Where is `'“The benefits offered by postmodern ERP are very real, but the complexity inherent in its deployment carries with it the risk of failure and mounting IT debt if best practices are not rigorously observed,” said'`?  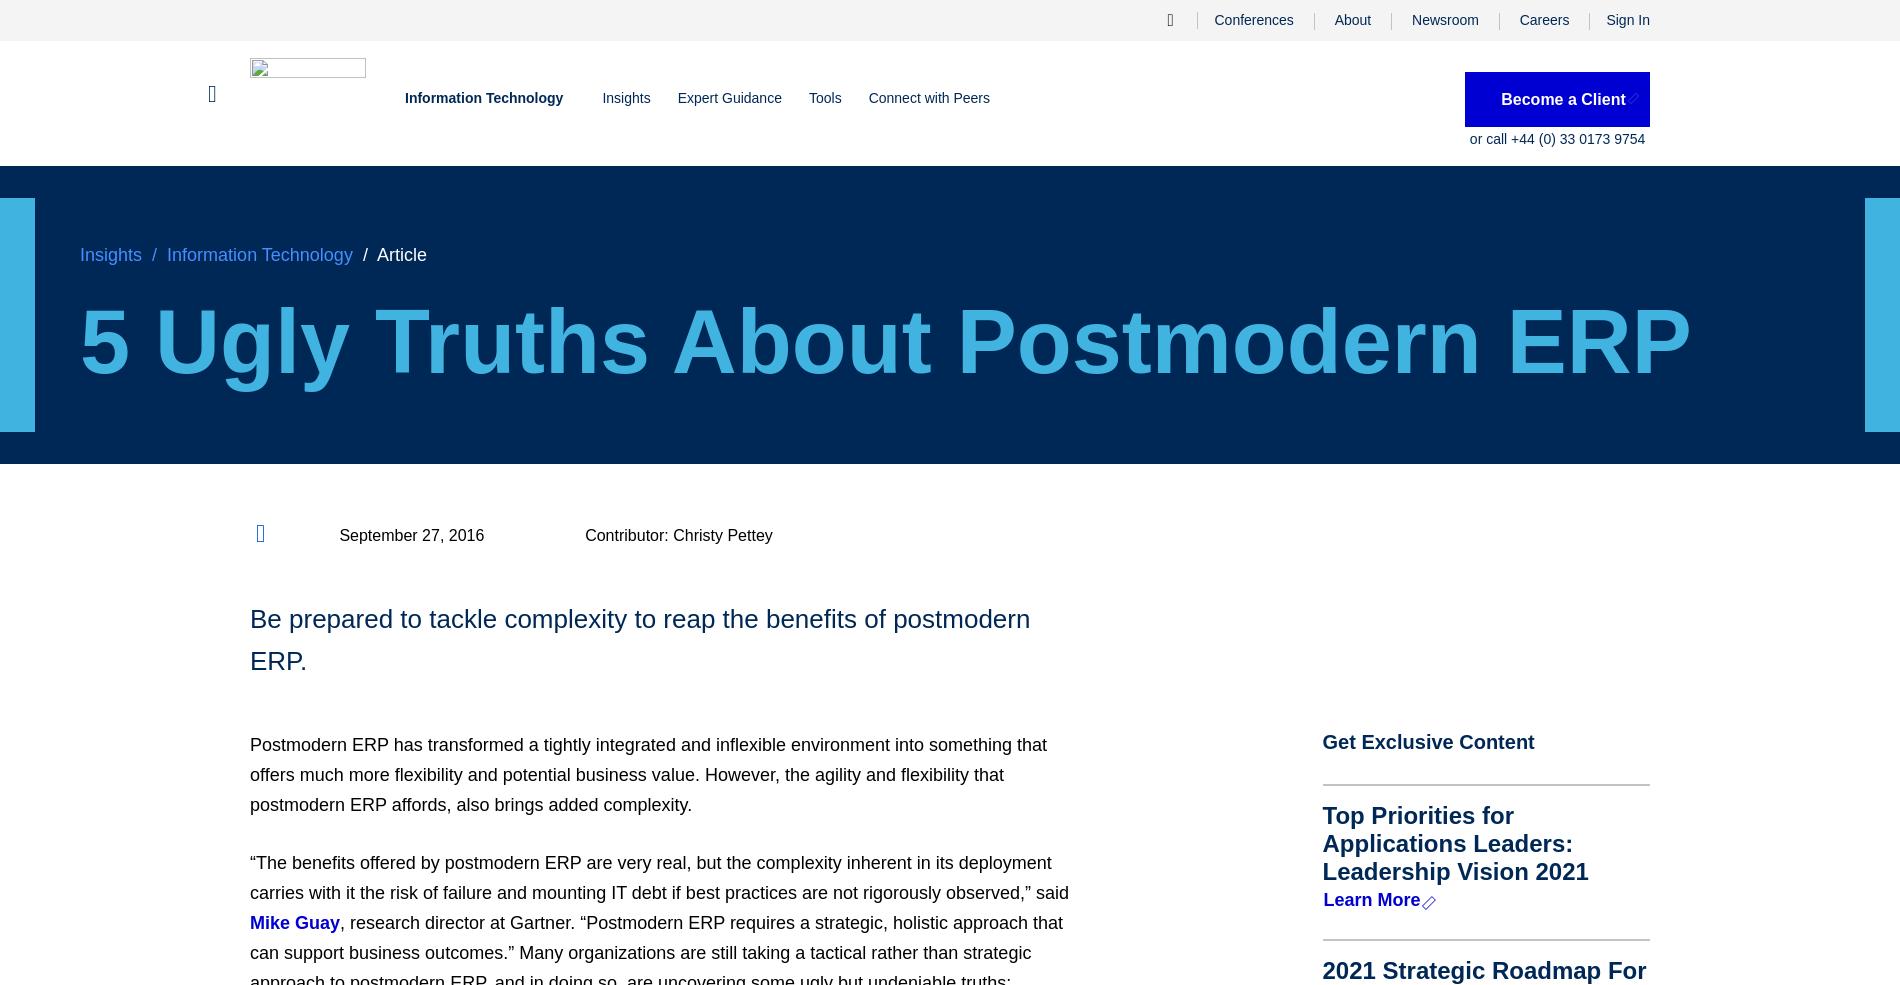
'“The benefits offered by postmodern ERP are very real, but the complexity inherent in its deployment carries with it the risk of failure and mounting IT debt if best practices are not rigorously observed,” said' is located at coordinates (659, 877).